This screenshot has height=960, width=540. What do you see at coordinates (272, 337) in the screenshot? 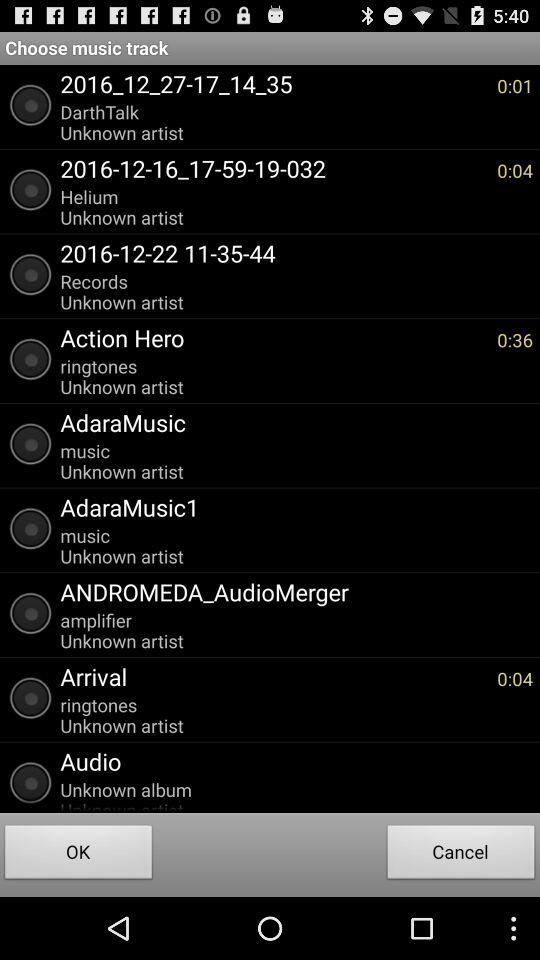
I see `app above the ringtones` at bounding box center [272, 337].